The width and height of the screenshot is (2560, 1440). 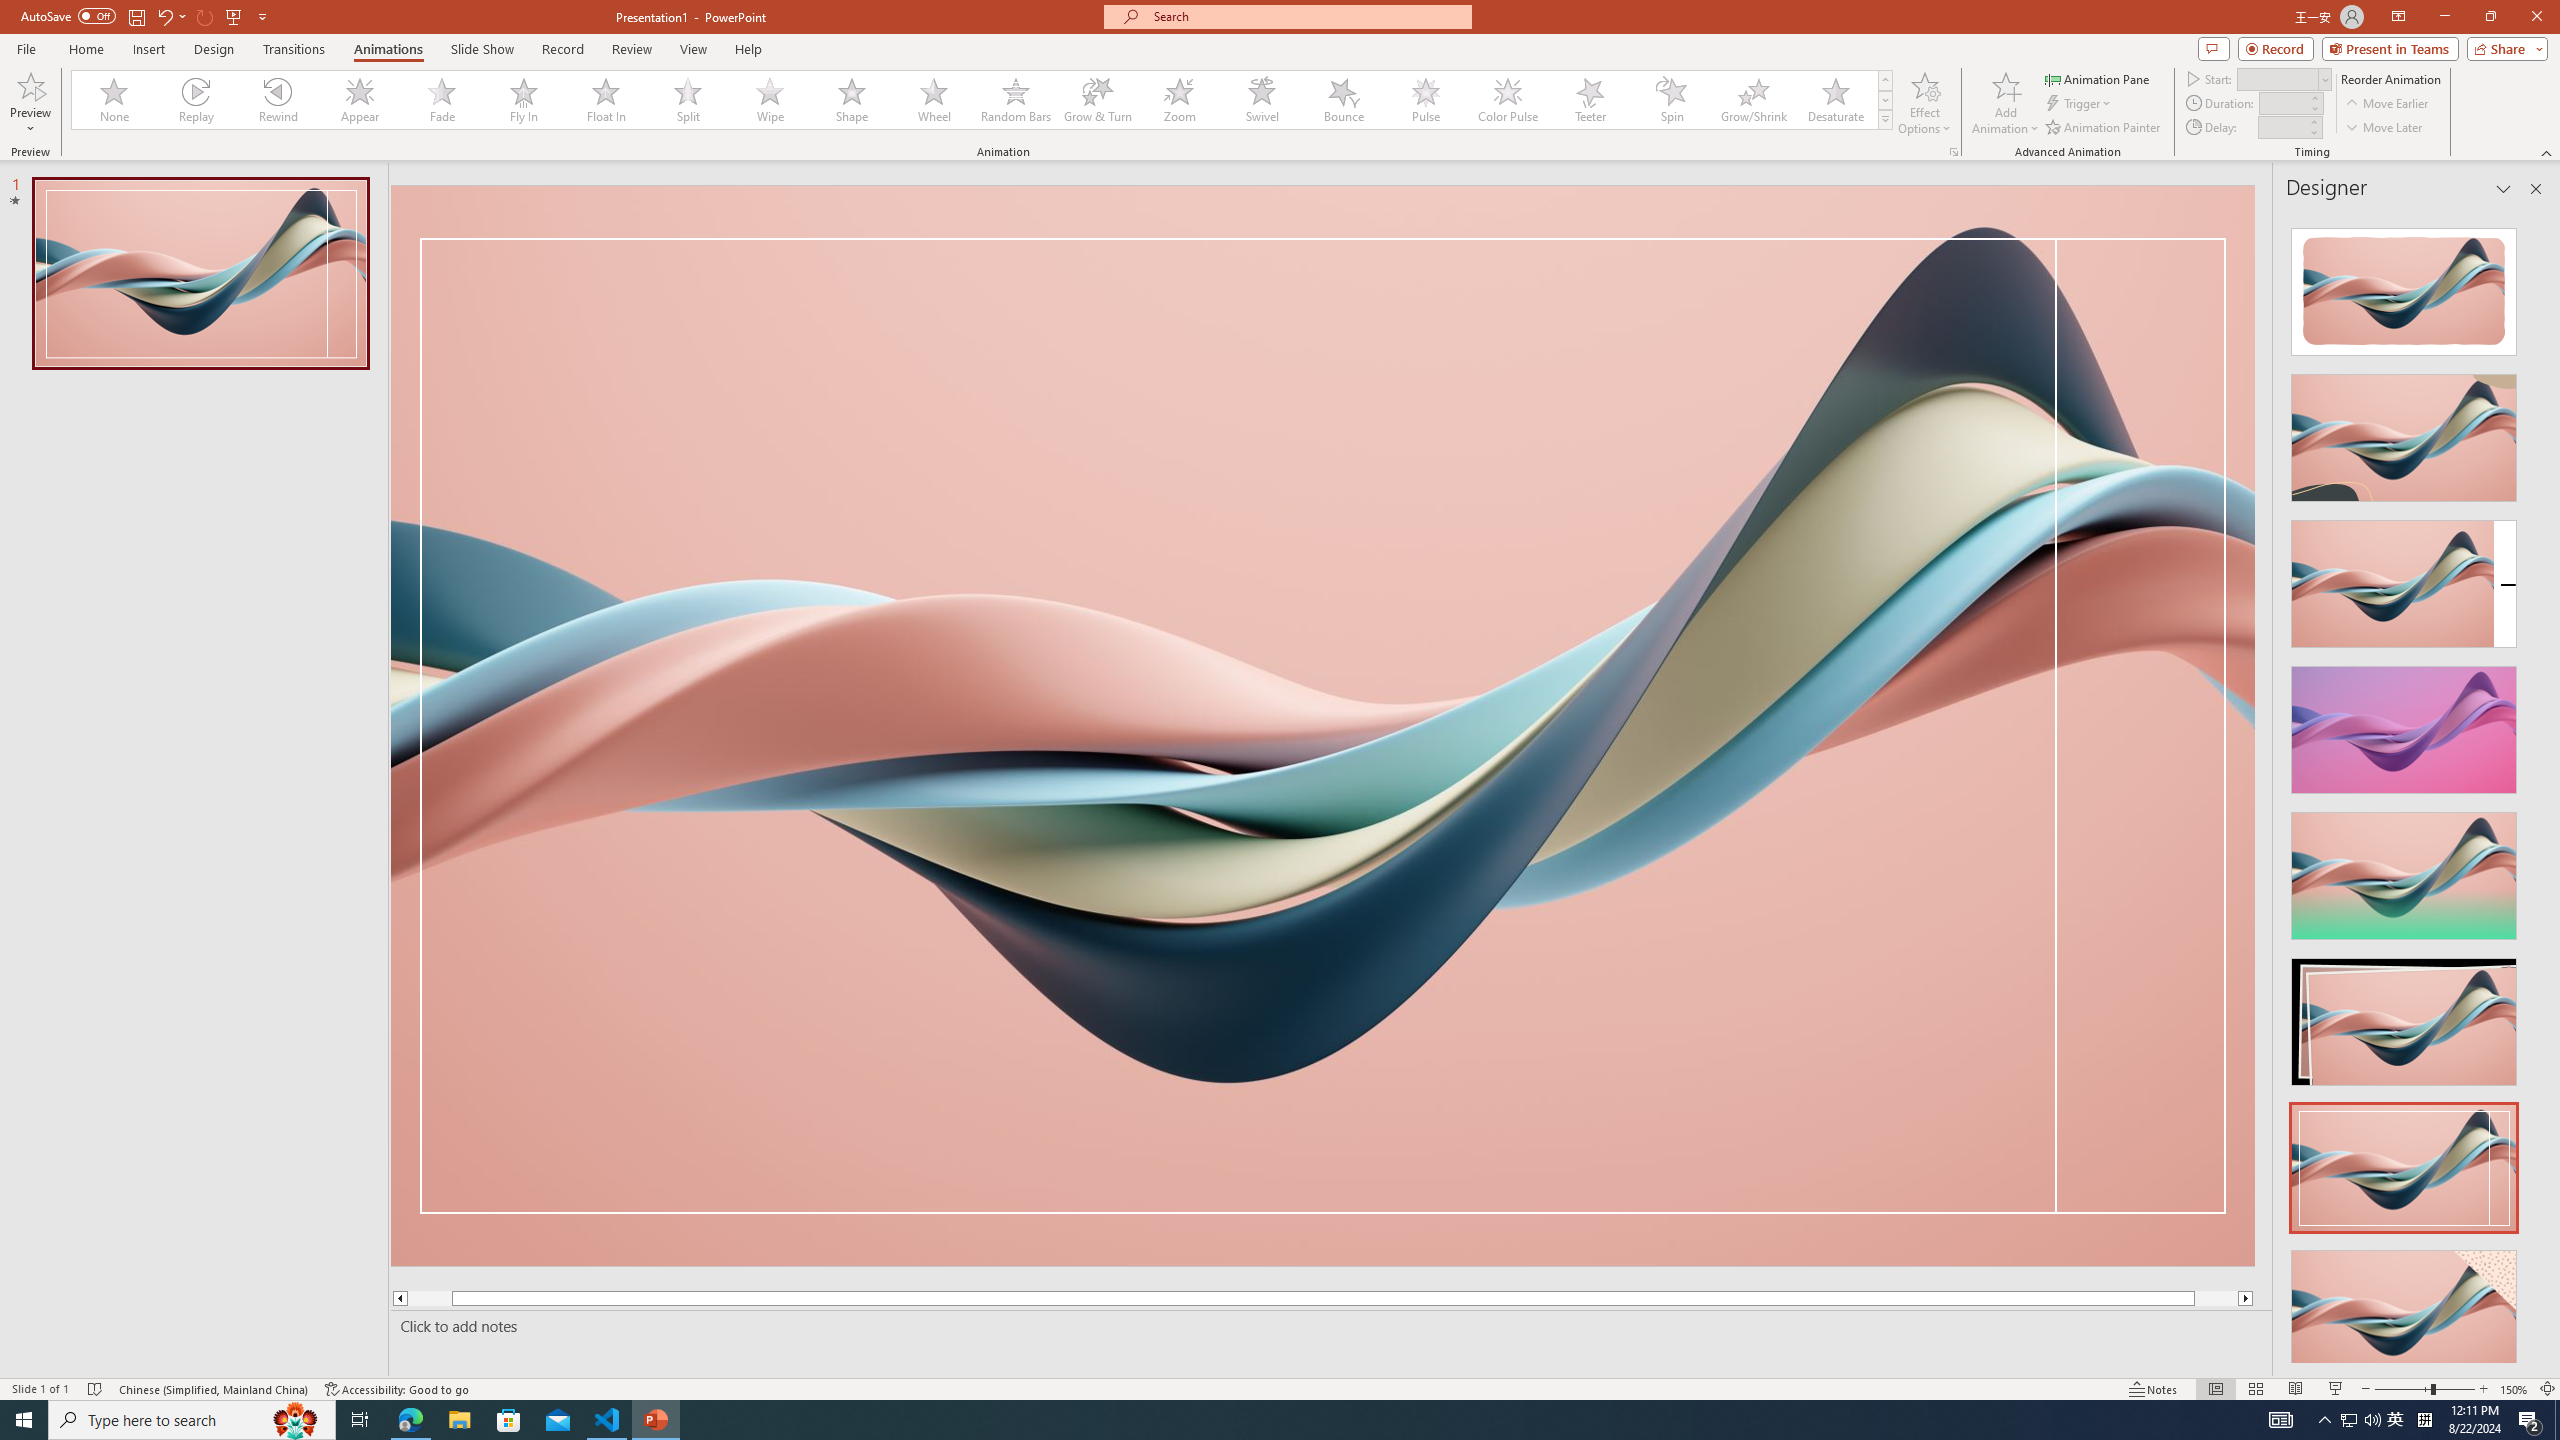 I want to click on 'Trigger', so click(x=2079, y=103).